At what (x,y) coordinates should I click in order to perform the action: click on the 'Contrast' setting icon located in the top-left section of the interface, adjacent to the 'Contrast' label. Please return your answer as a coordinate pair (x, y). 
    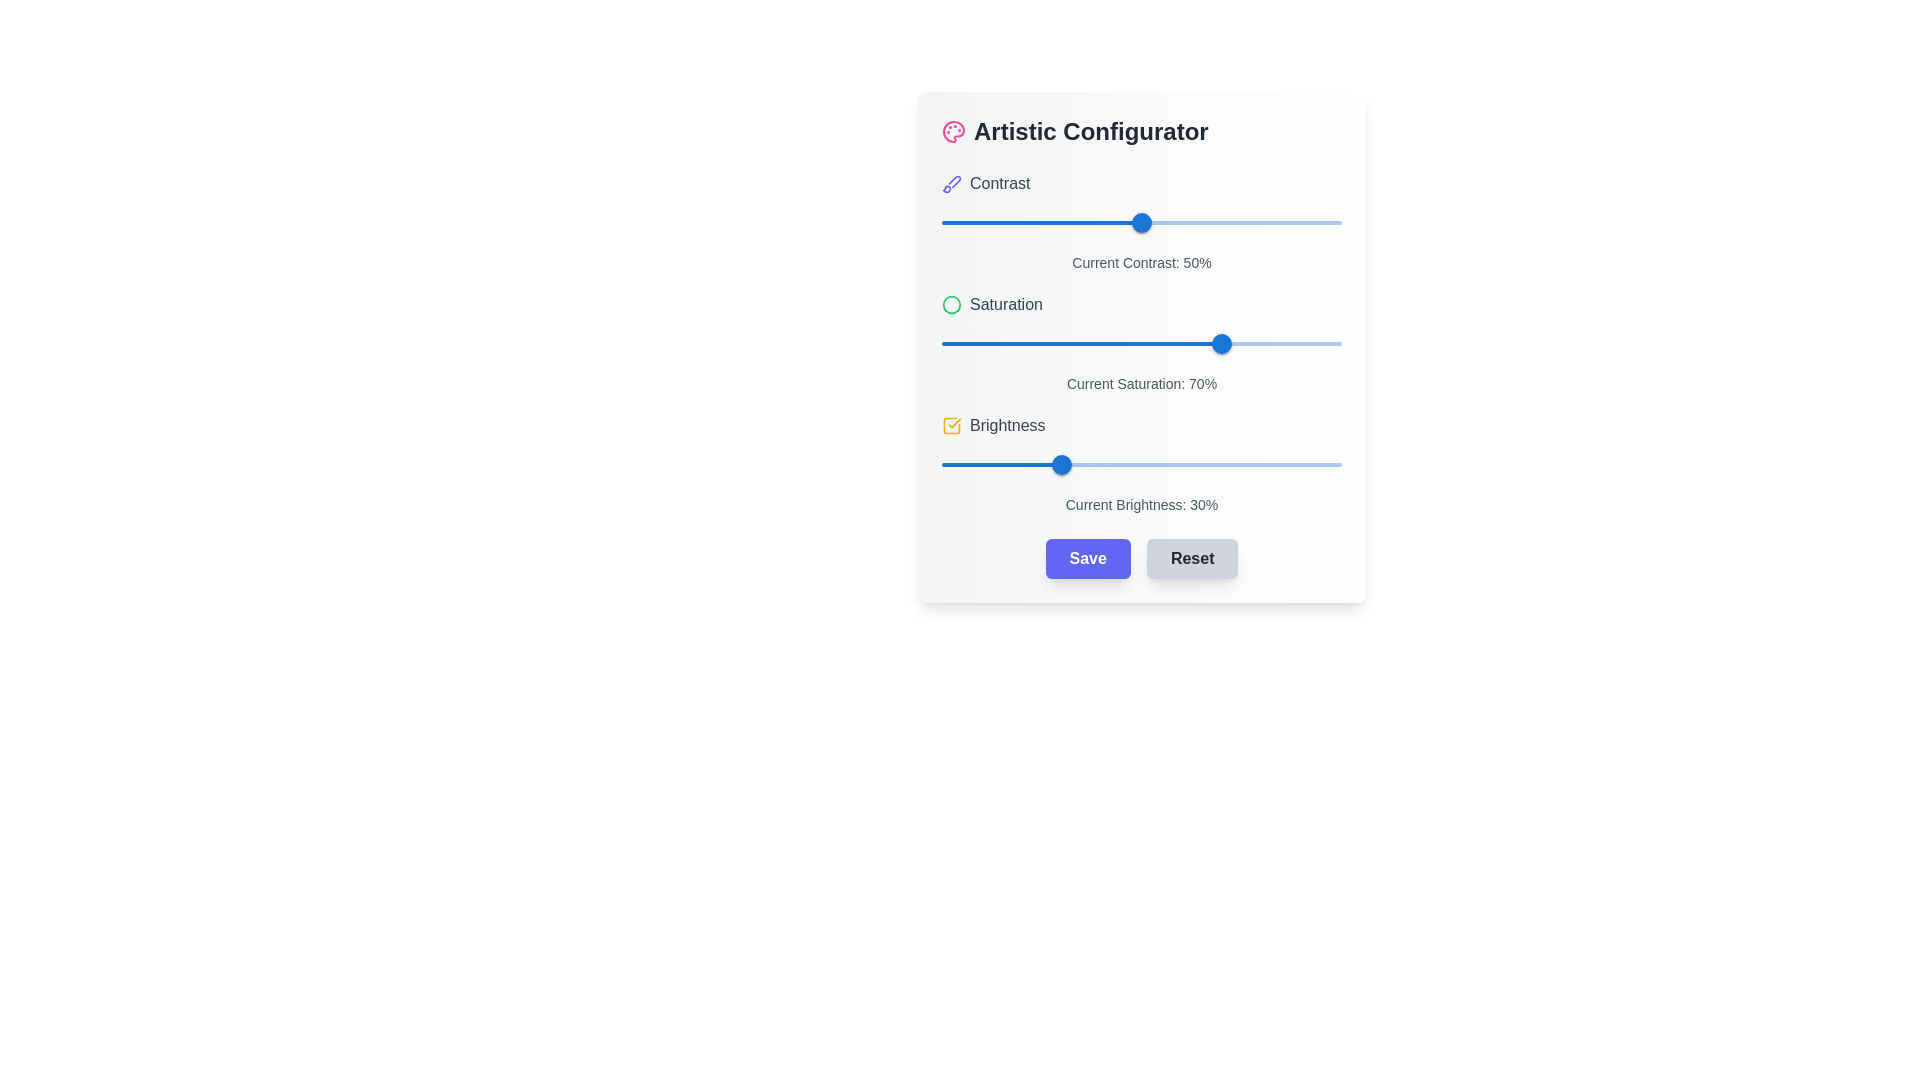
    Looking at the image, I should click on (950, 184).